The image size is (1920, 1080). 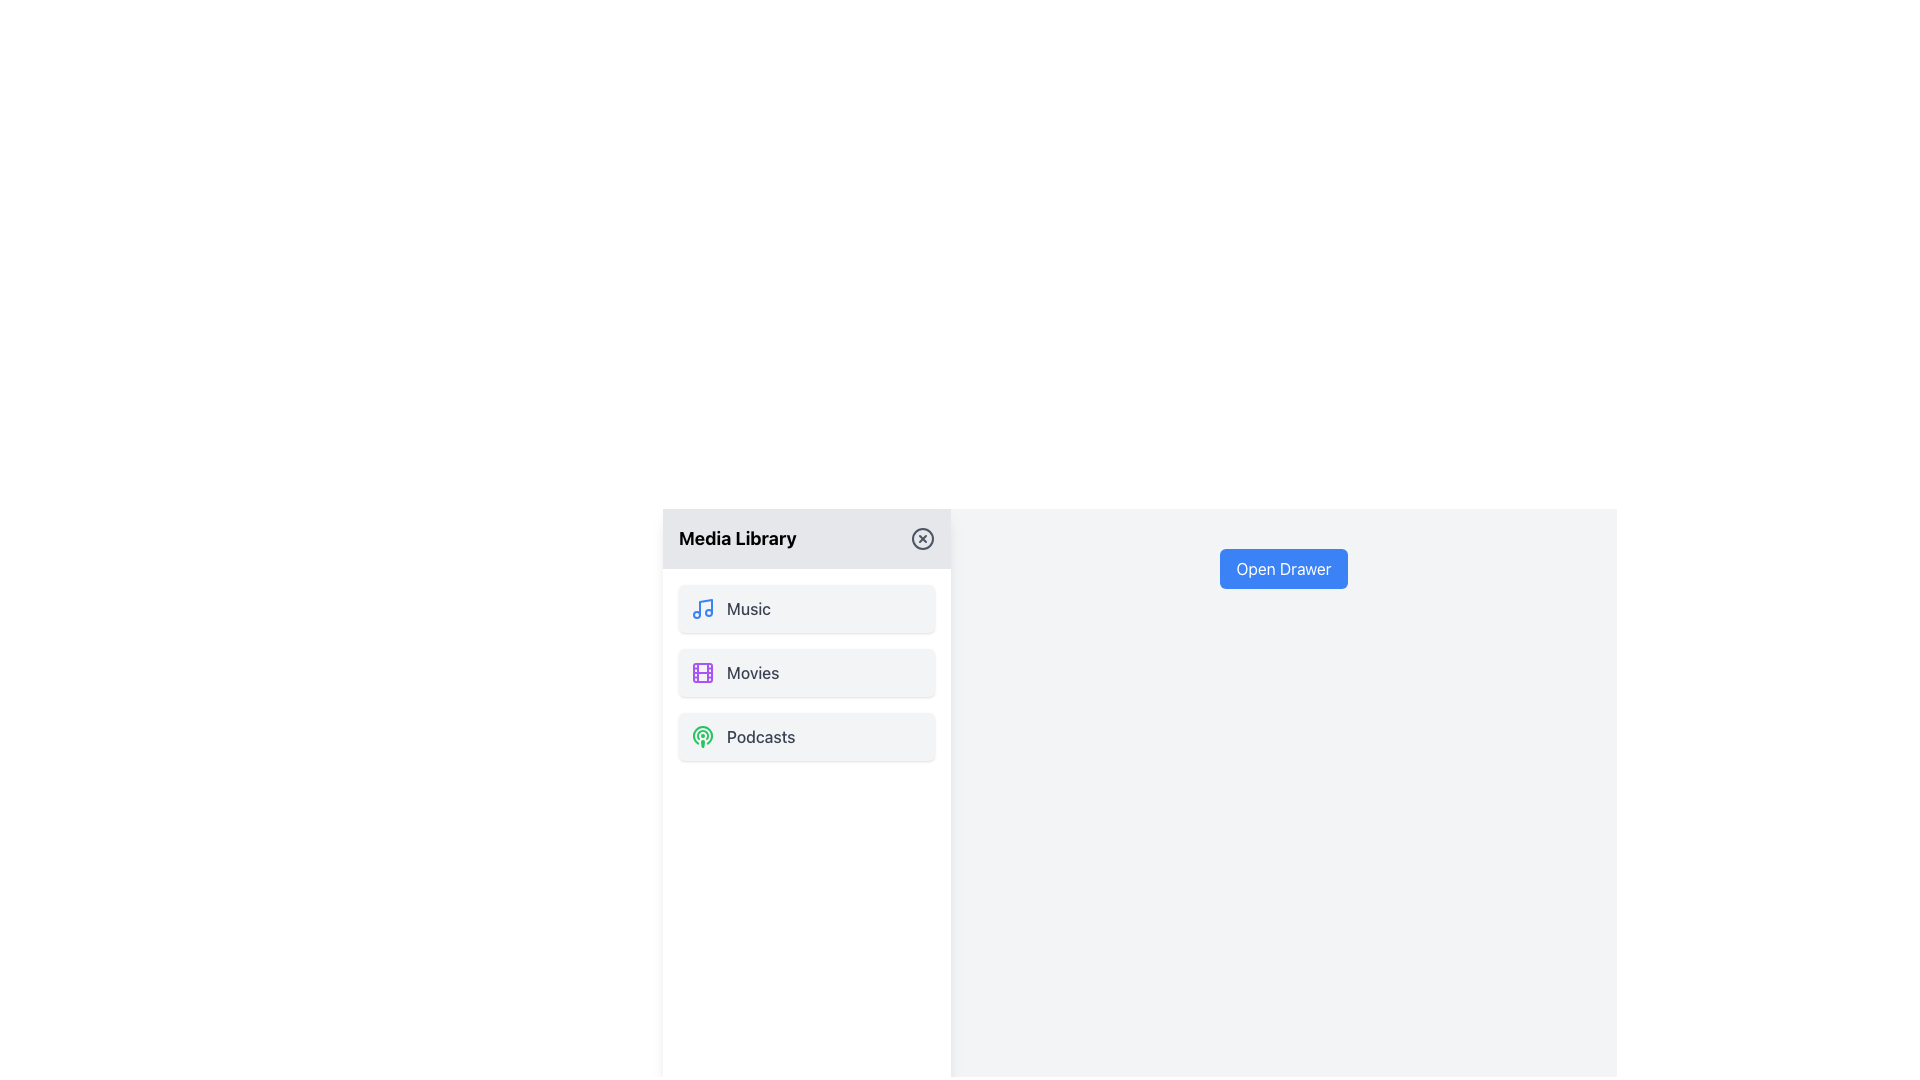 What do you see at coordinates (921, 538) in the screenshot?
I see `the decorative or structural component of the close action button located at the top-right corner of the Media Library panel` at bounding box center [921, 538].